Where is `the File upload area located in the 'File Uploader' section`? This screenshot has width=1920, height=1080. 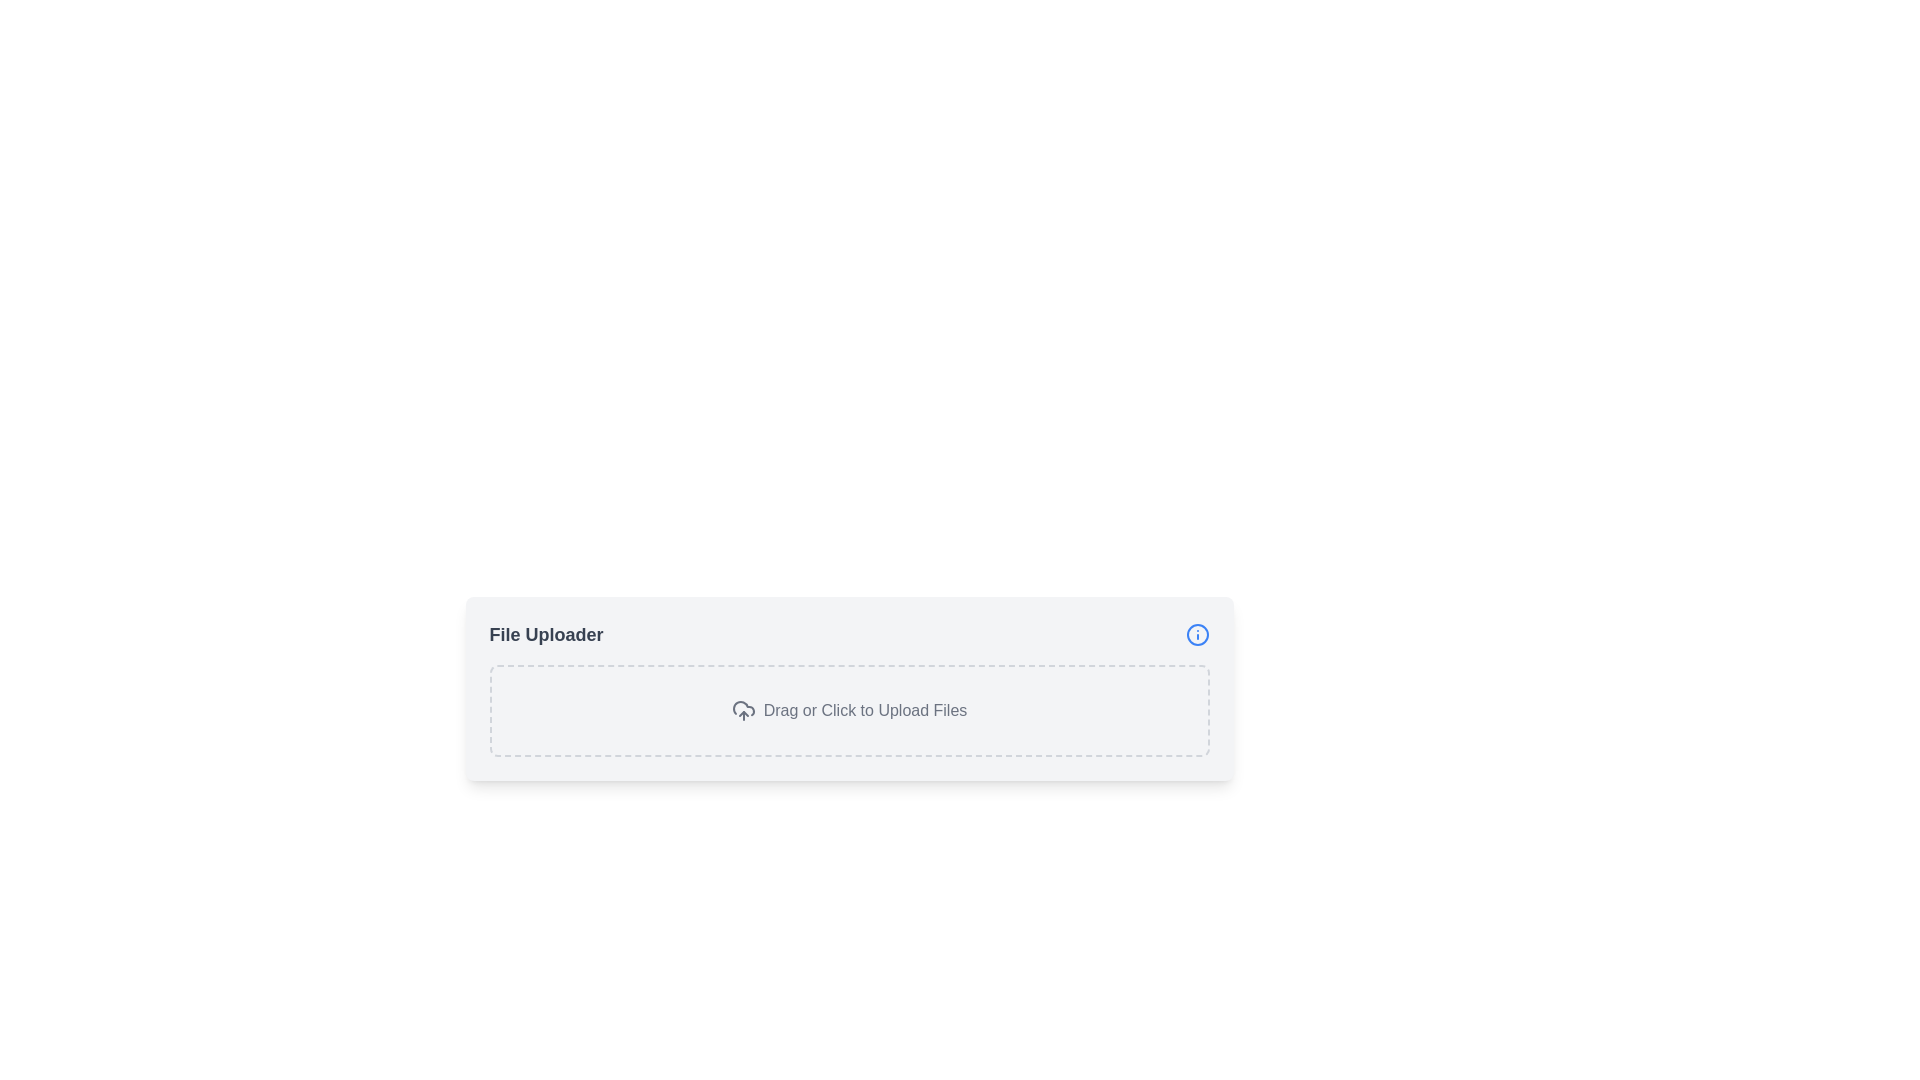
the File upload area located in the 'File Uploader' section is located at coordinates (849, 709).